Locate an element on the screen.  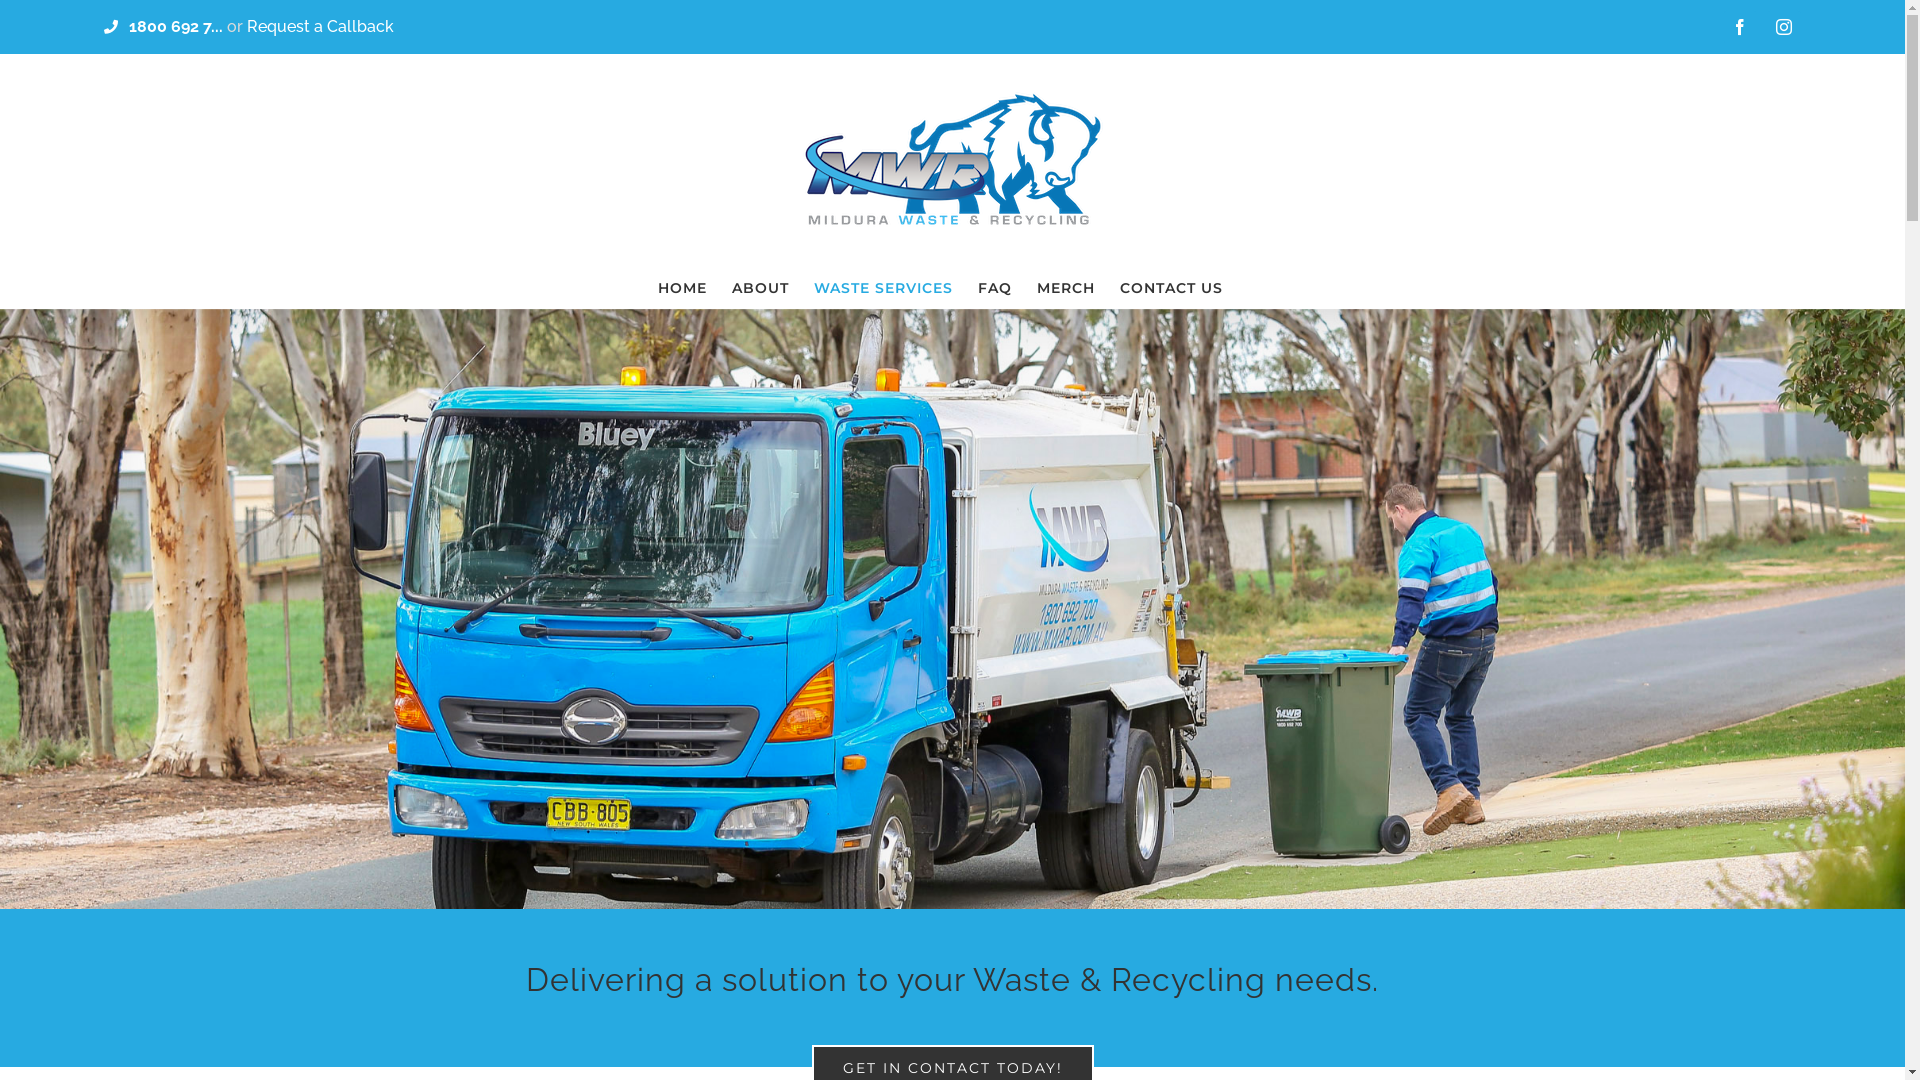
'Instagram' is located at coordinates (1784, 27).